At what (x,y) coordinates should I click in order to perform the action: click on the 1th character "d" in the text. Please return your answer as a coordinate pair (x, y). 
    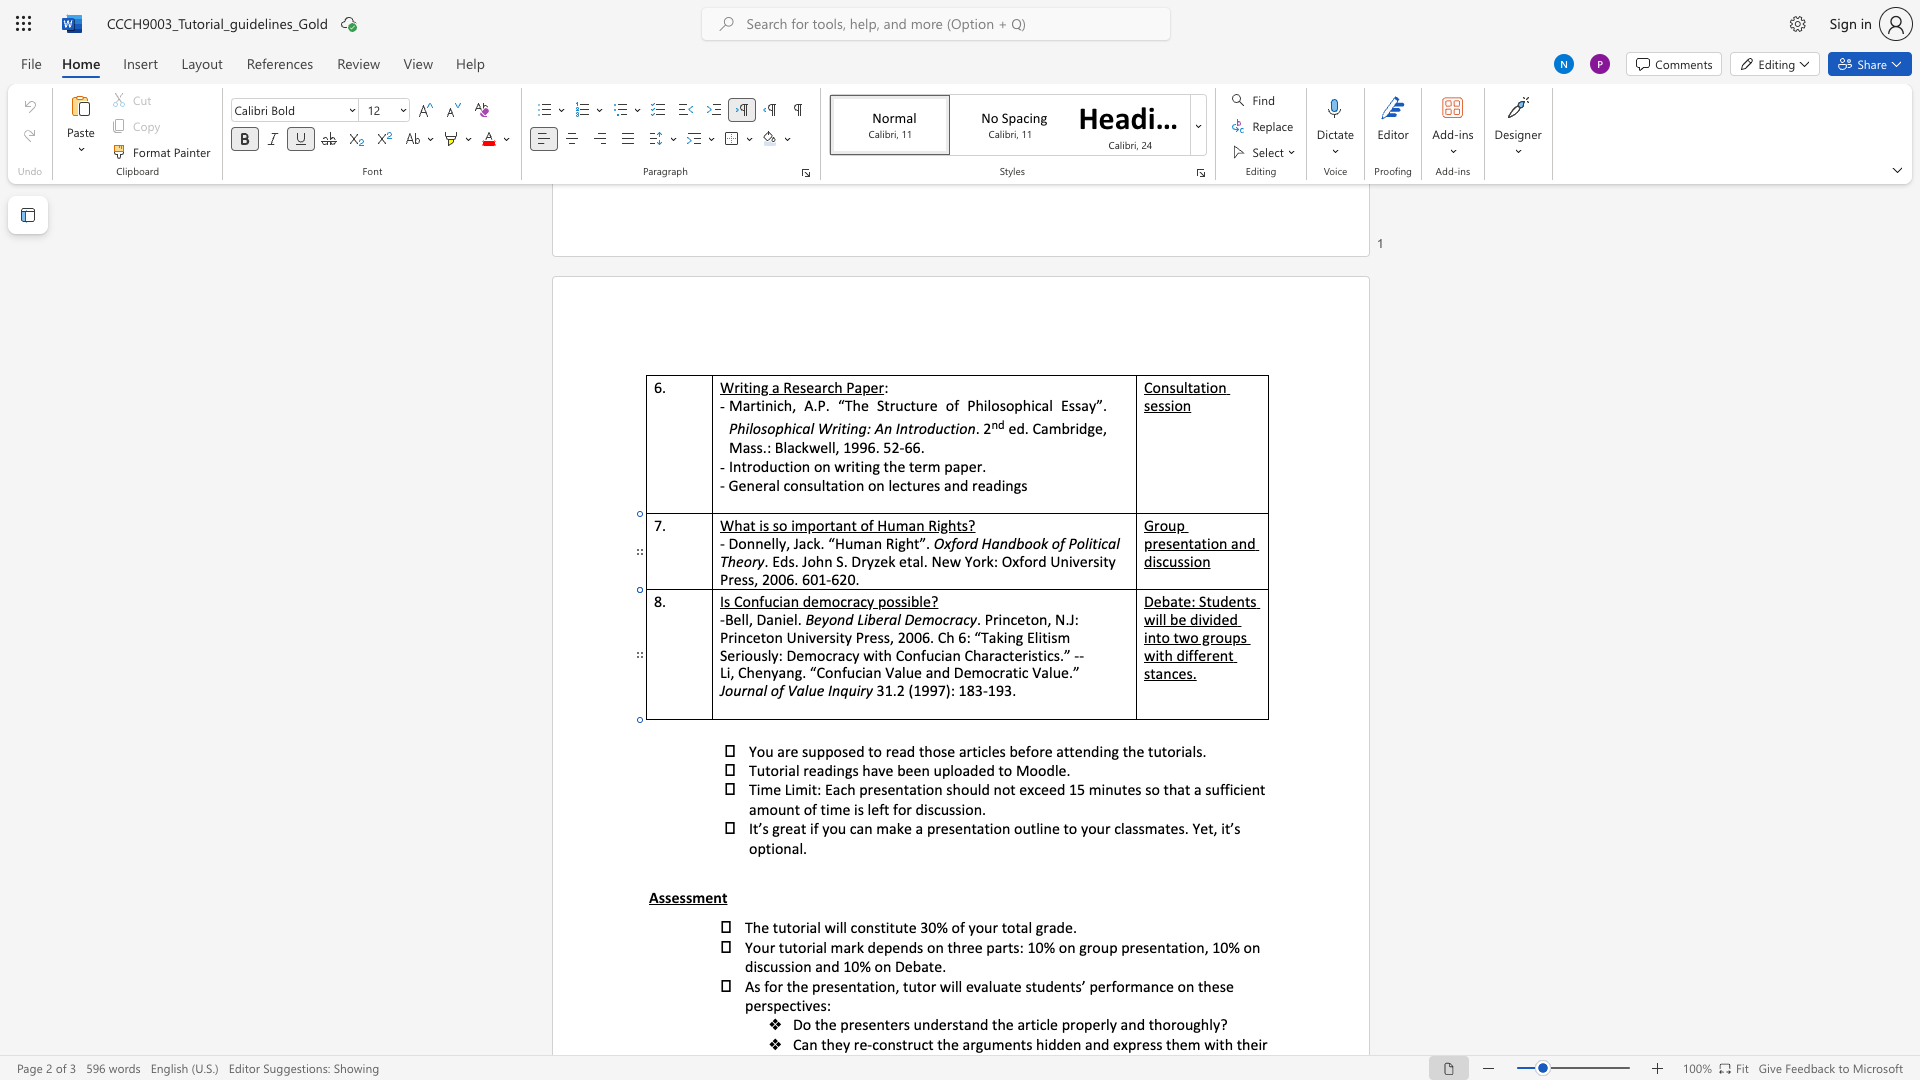
    Looking at the image, I should click on (1059, 927).